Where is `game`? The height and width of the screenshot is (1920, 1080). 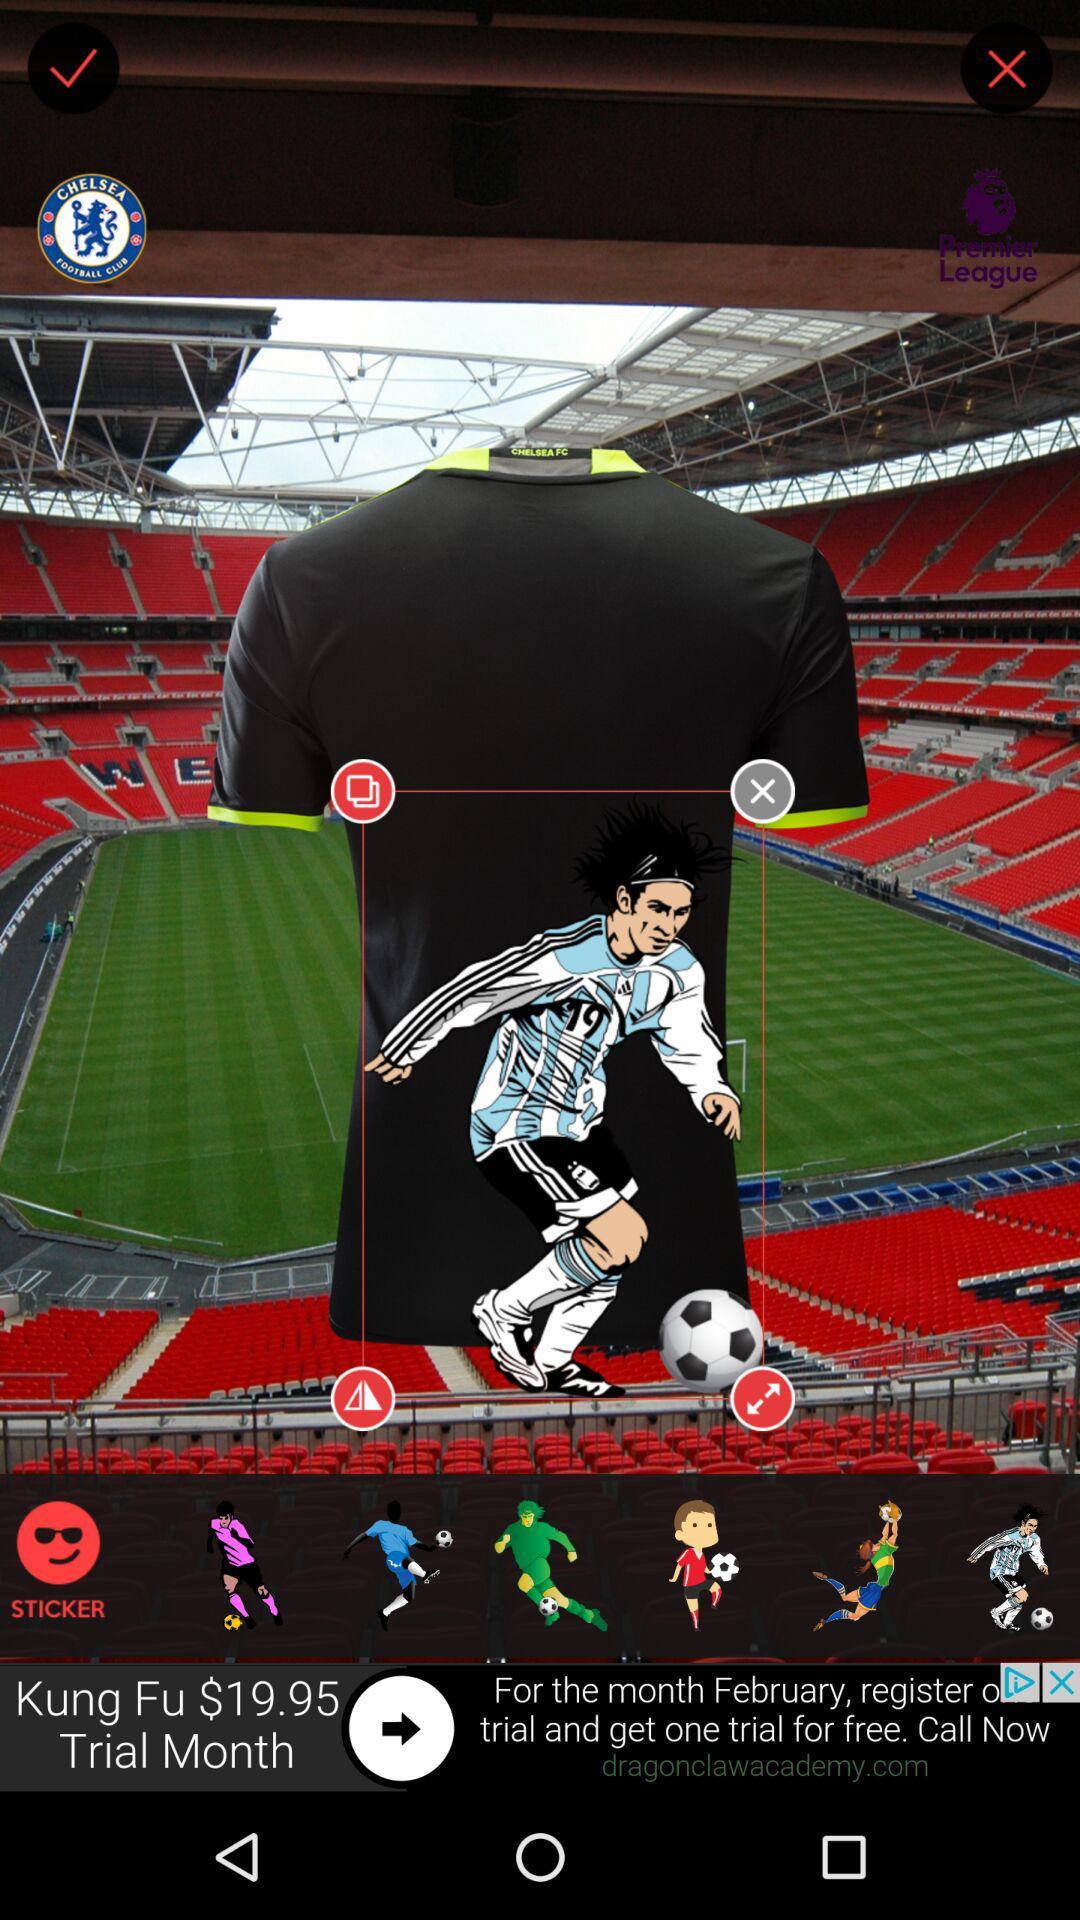 game is located at coordinates (902, 1592).